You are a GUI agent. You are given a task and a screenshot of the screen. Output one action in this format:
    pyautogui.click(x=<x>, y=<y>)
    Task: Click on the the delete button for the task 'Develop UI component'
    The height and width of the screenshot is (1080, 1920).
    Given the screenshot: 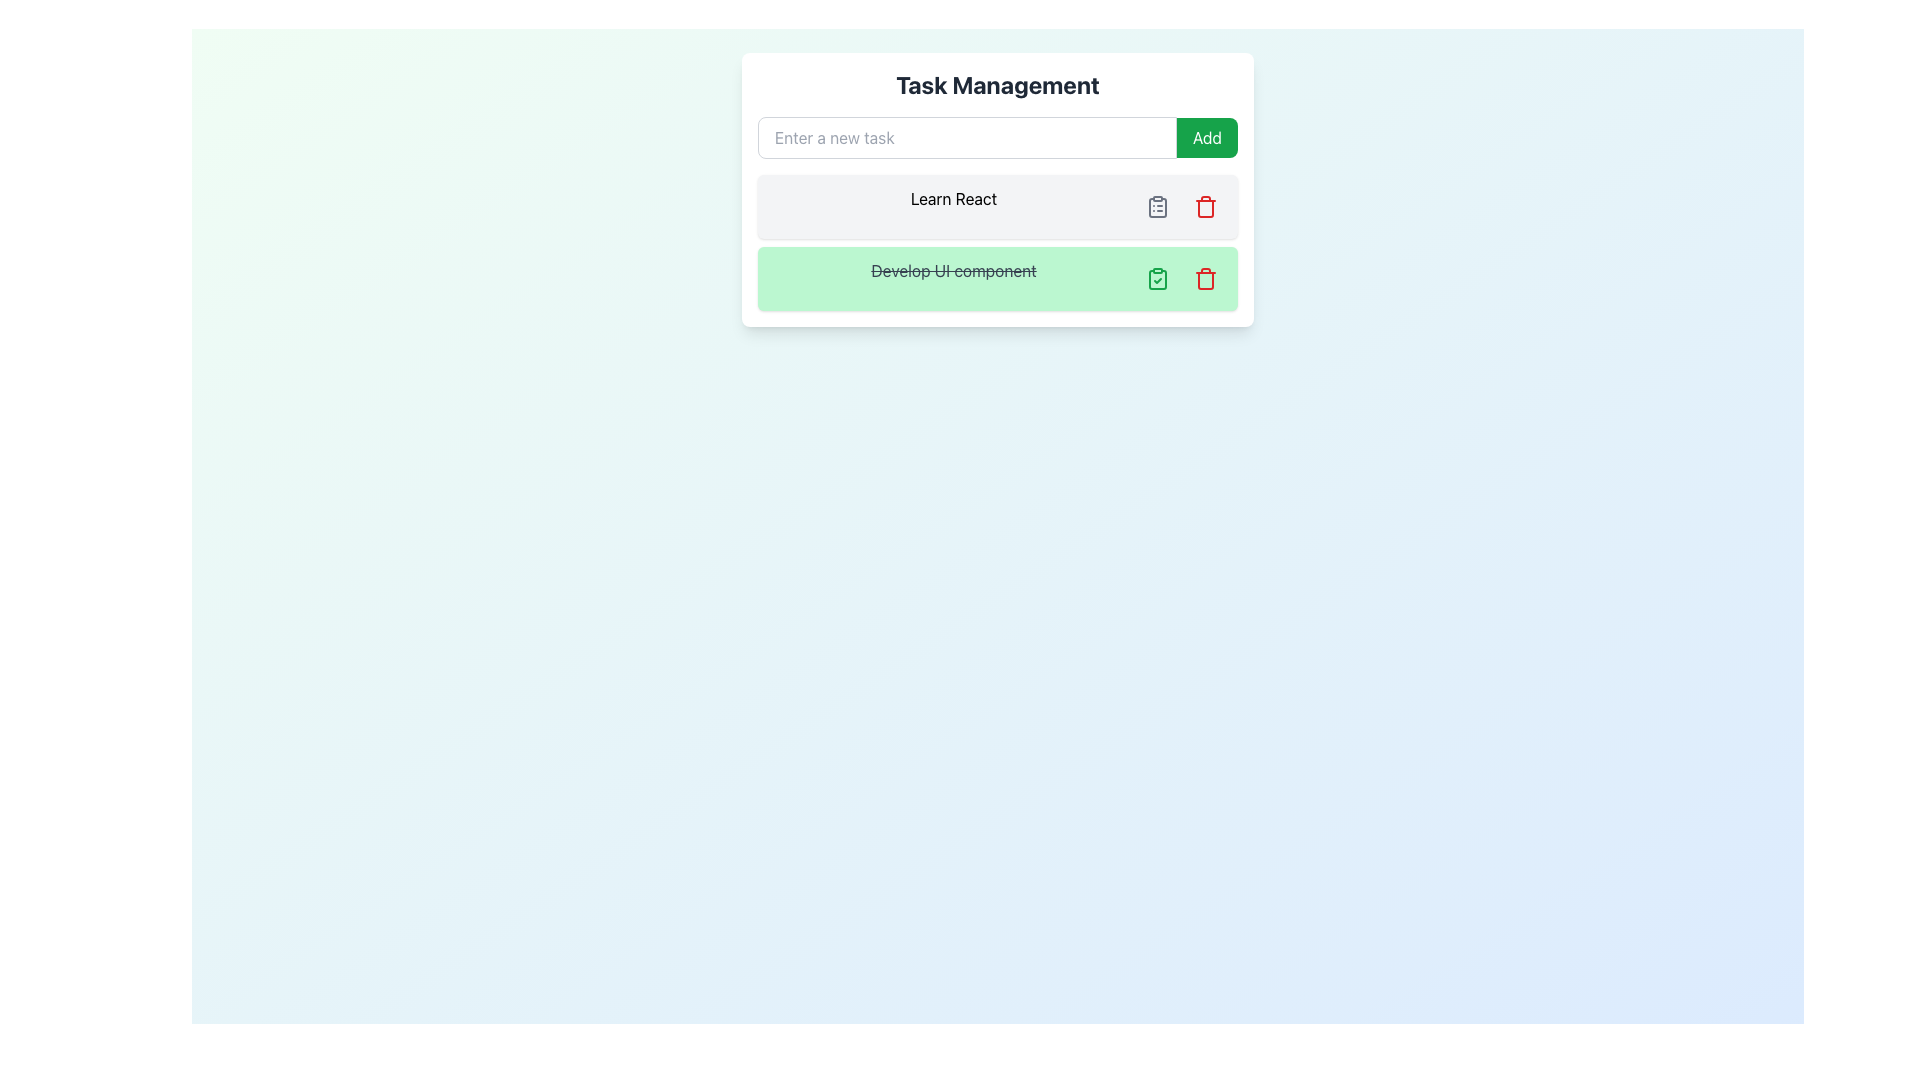 What is the action you would take?
    pyautogui.click(x=1204, y=278)
    